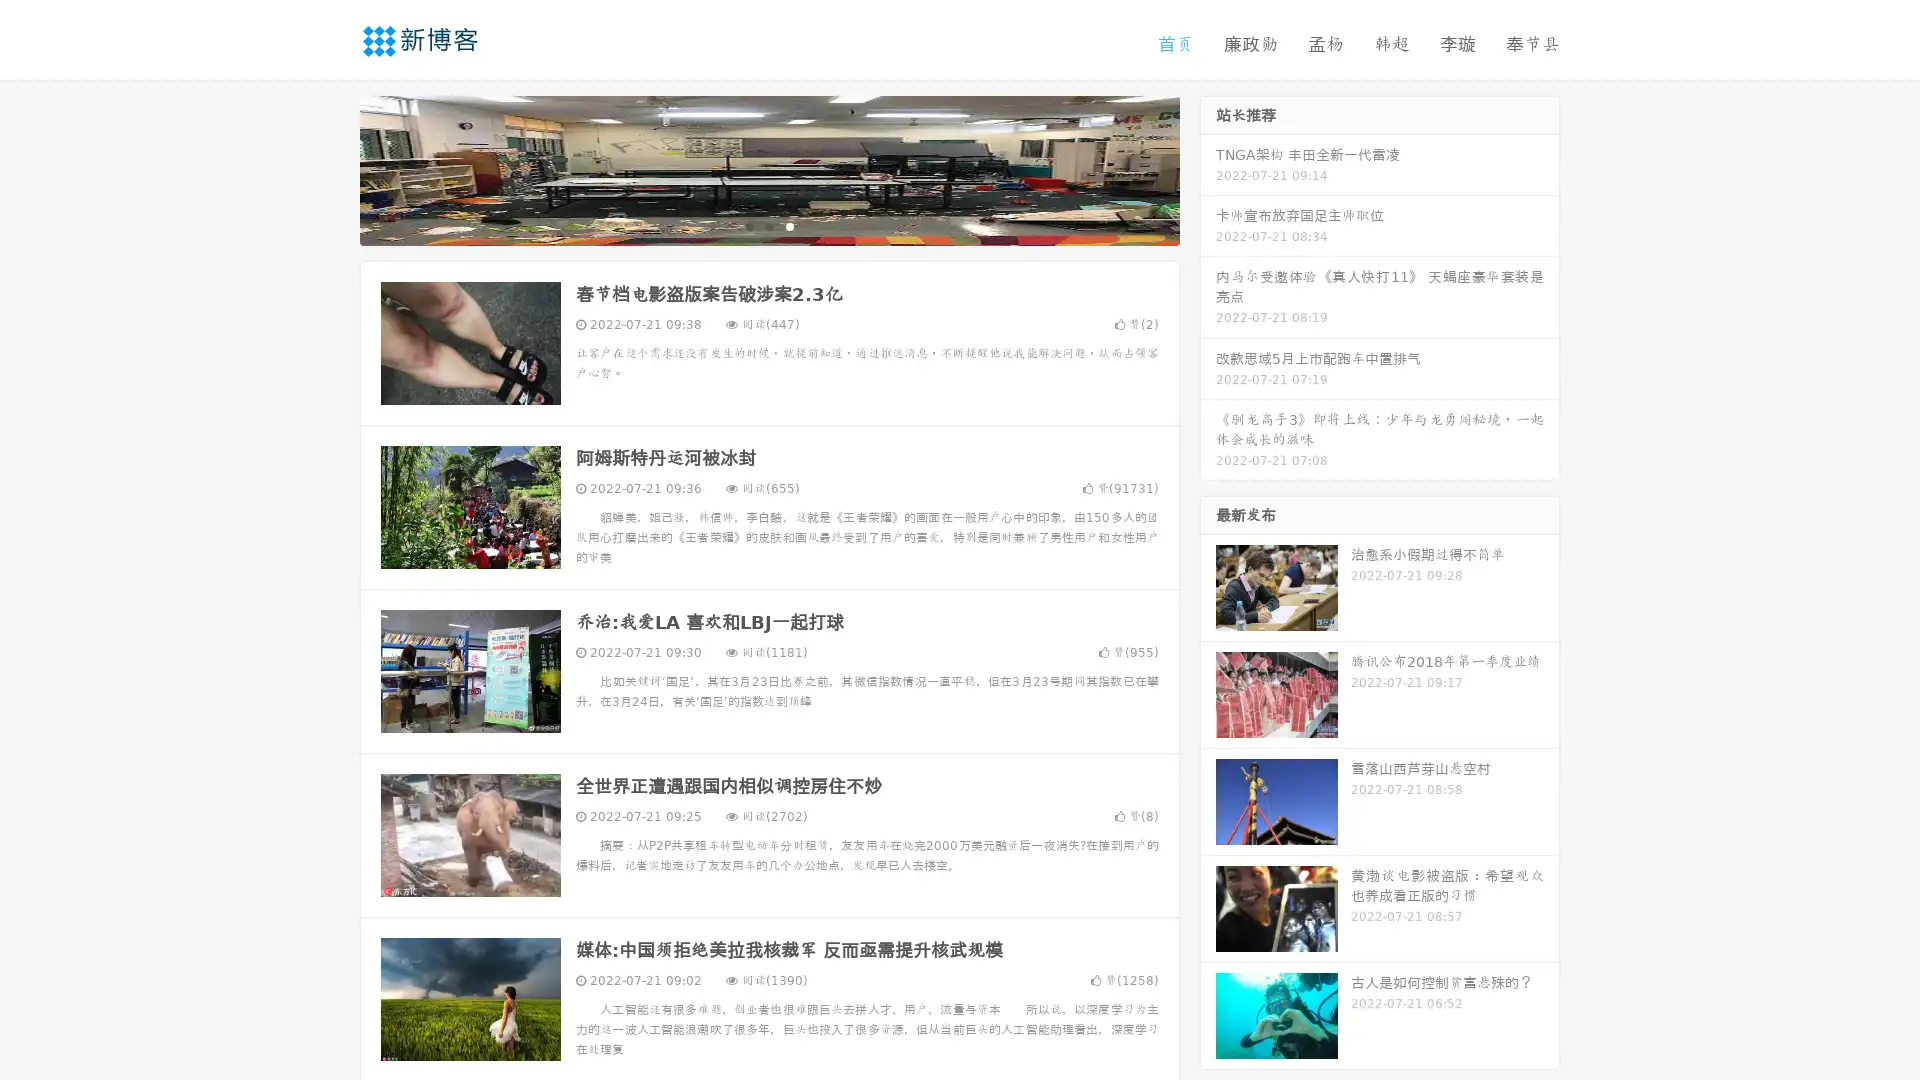 The image size is (1920, 1080). What do you see at coordinates (768, 225) in the screenshot?
I see `Go to slide 2` at bounding box center [768, 225].